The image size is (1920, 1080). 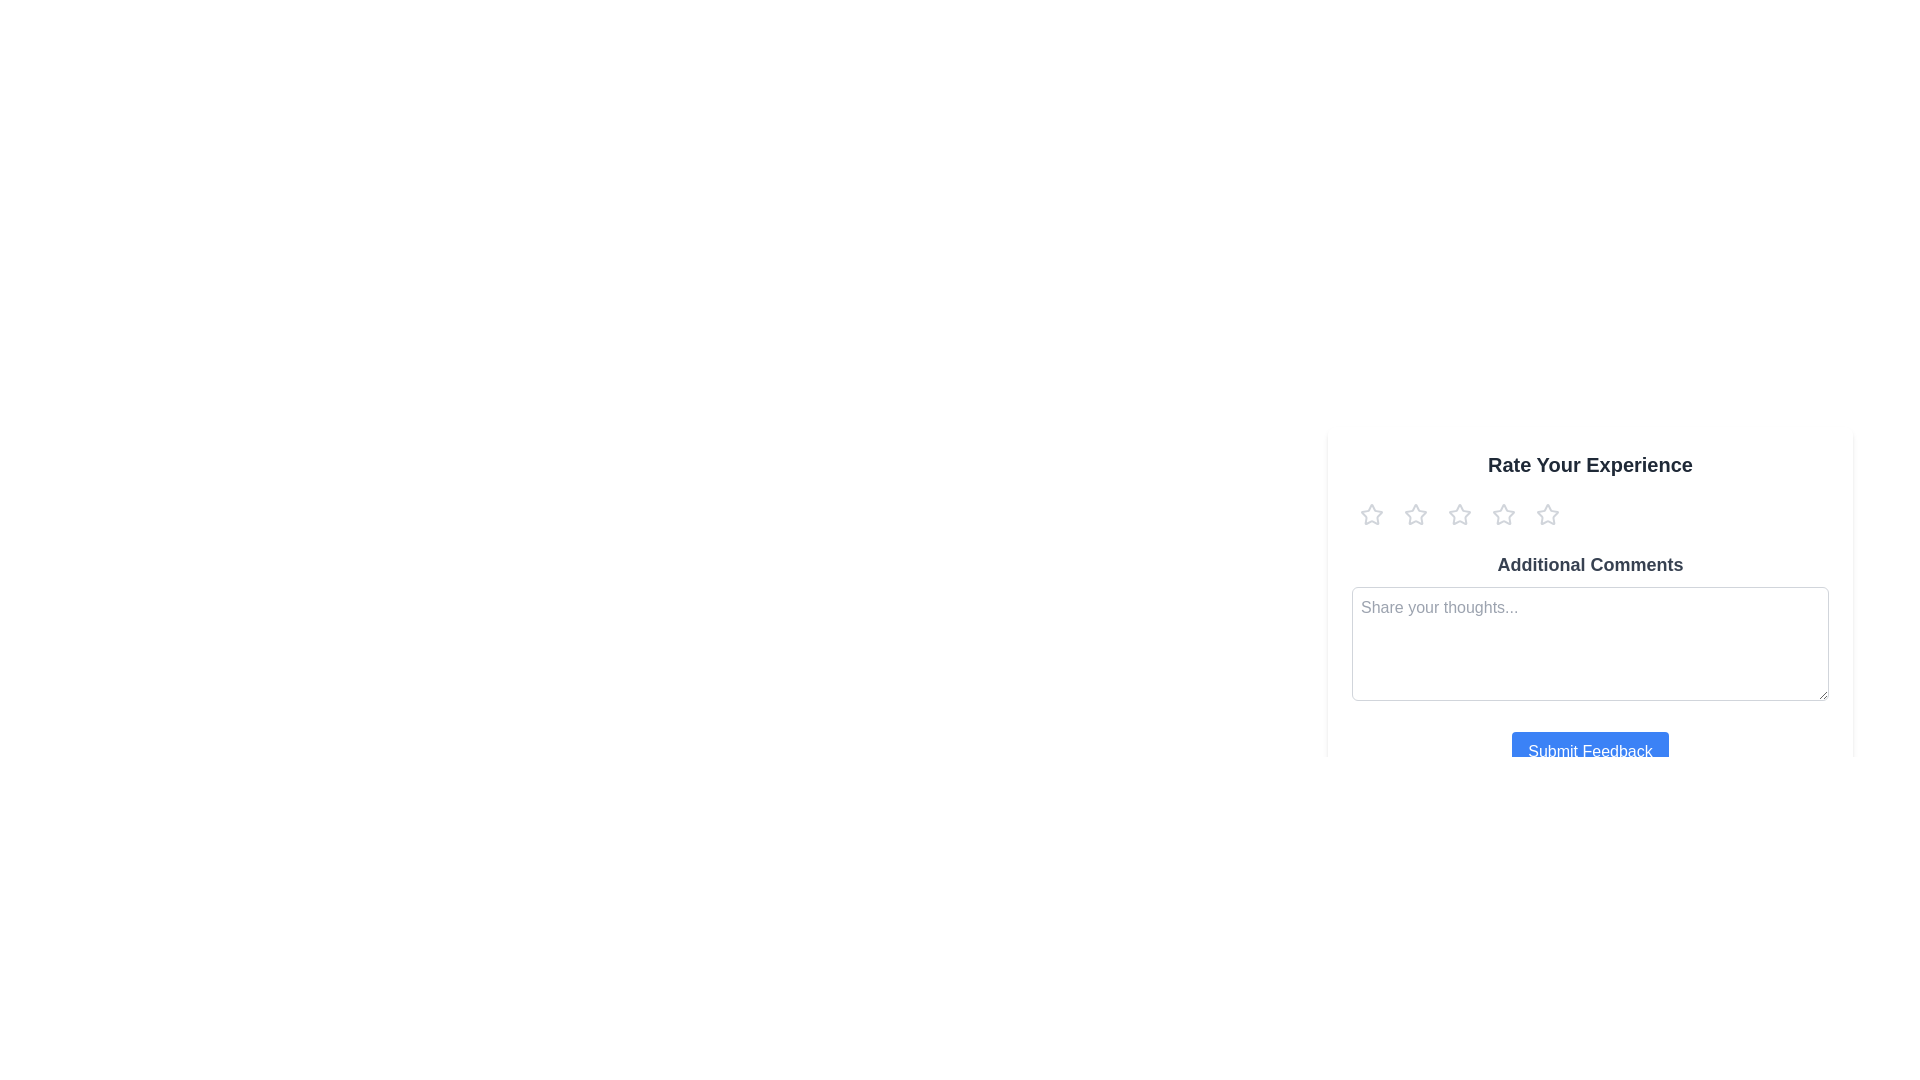 What do you see at coordinates (1371, 514) in the screenshot?
I see `the first star in the rating system to assign a one-star rating, indicating the lowest level of satisfaction` at bounding box center [1371, 514].